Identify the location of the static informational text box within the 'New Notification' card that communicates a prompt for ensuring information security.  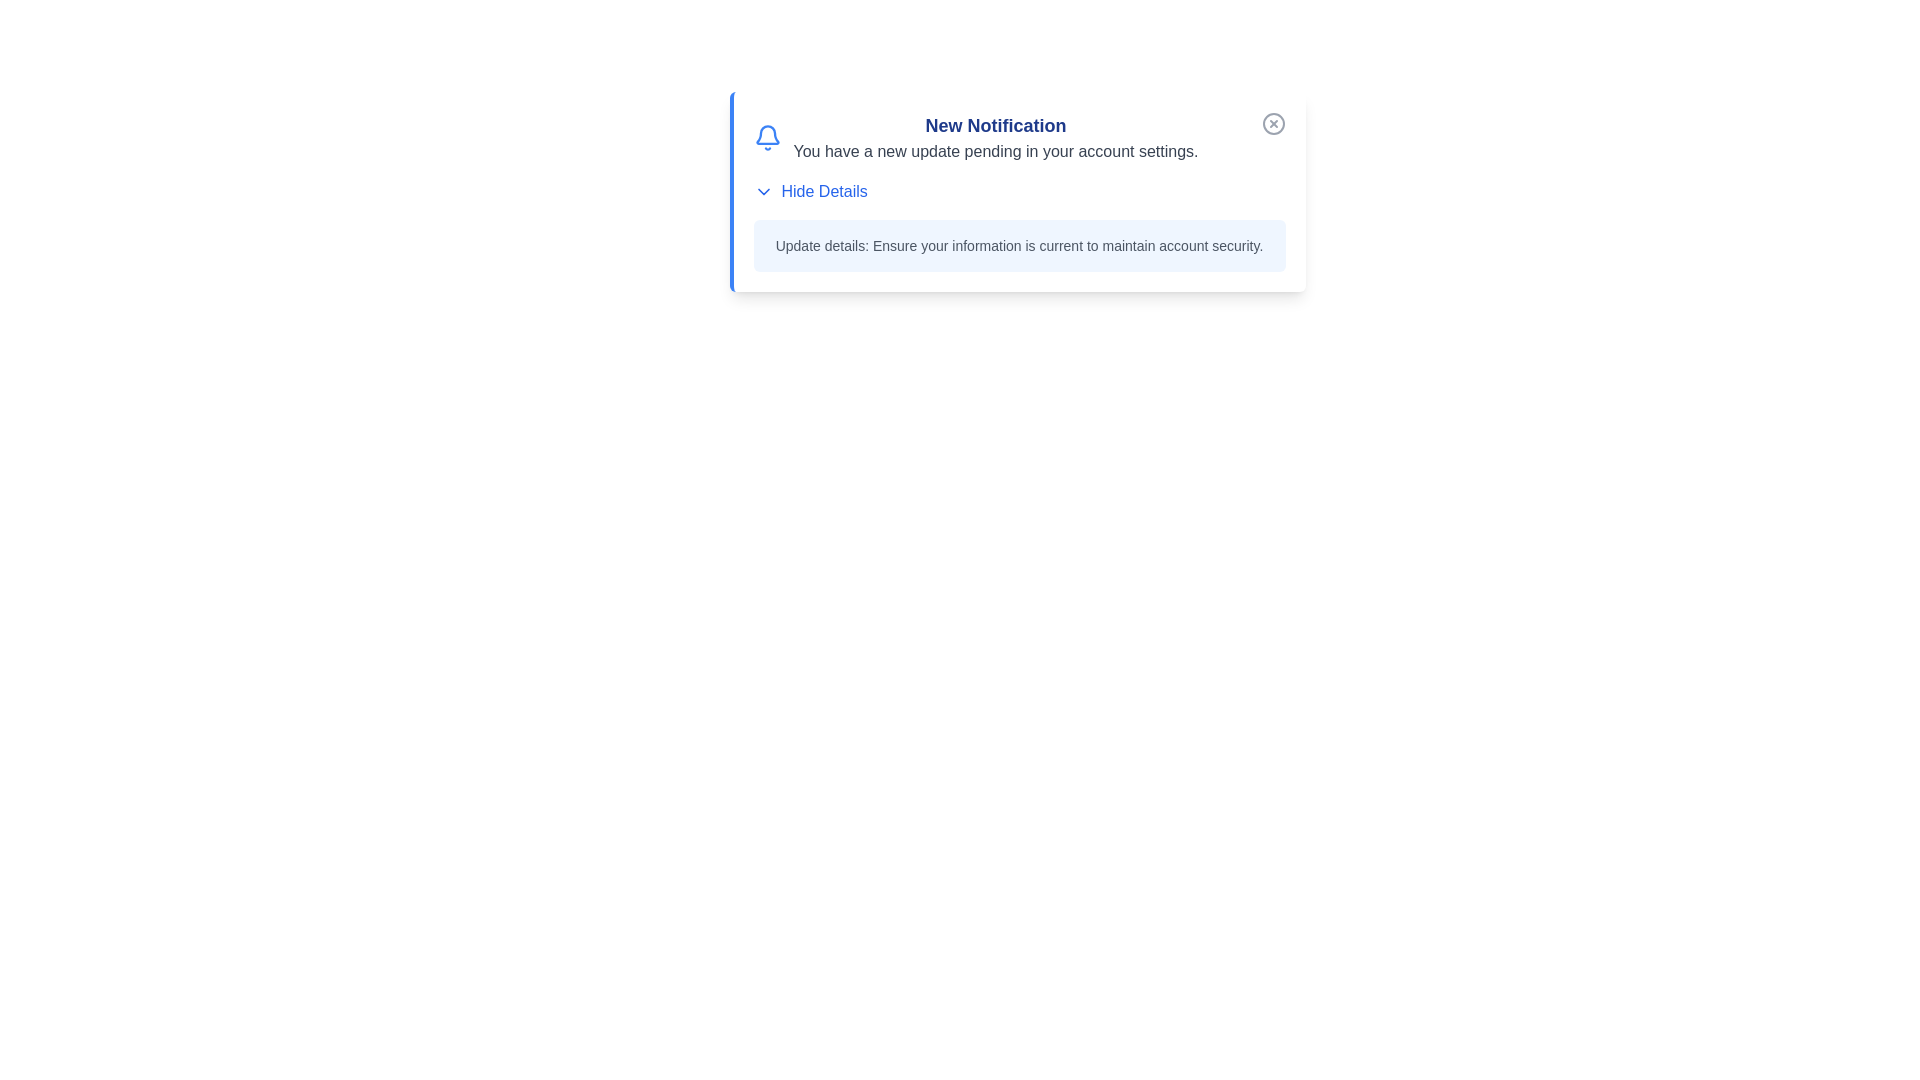
(1019, 245).